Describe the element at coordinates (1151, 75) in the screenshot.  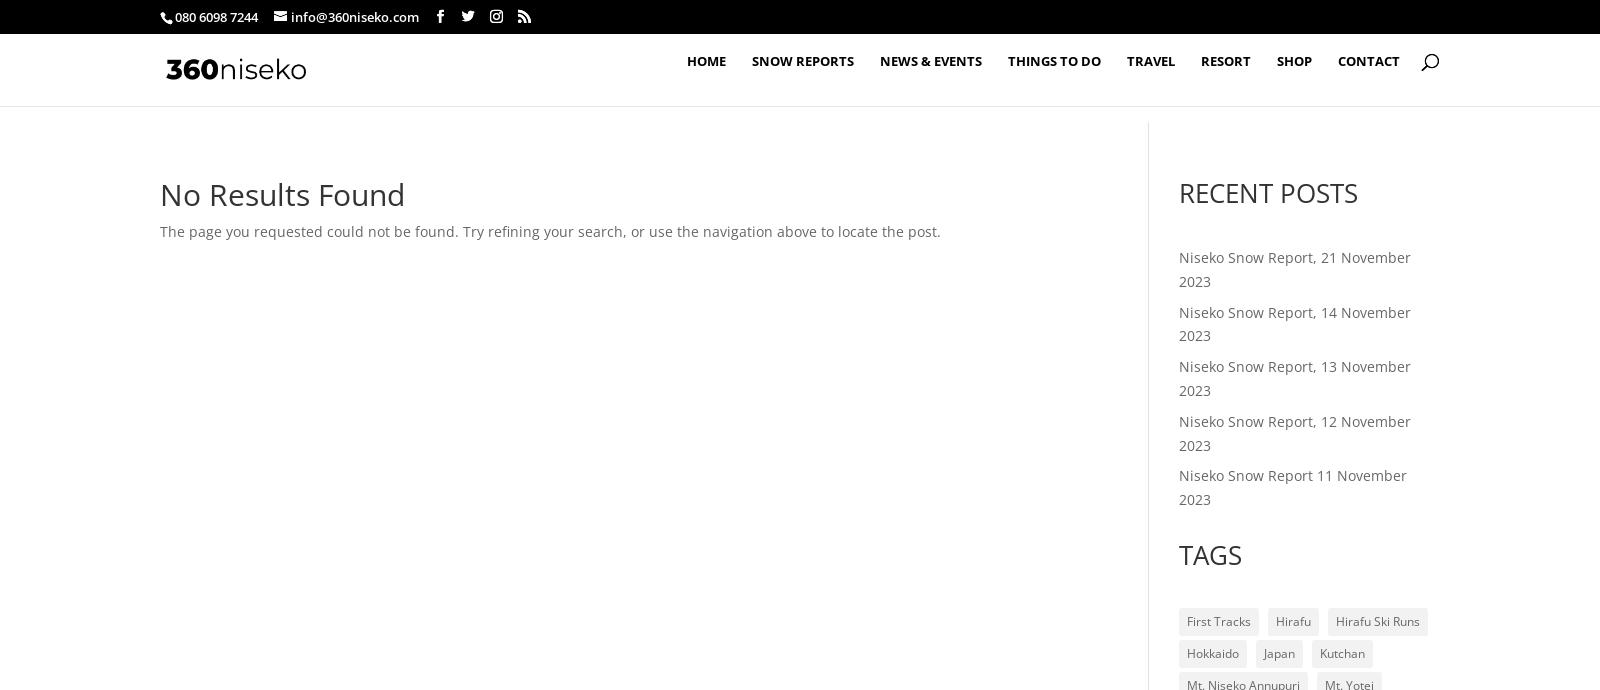
I see `'Travel'` at that location.